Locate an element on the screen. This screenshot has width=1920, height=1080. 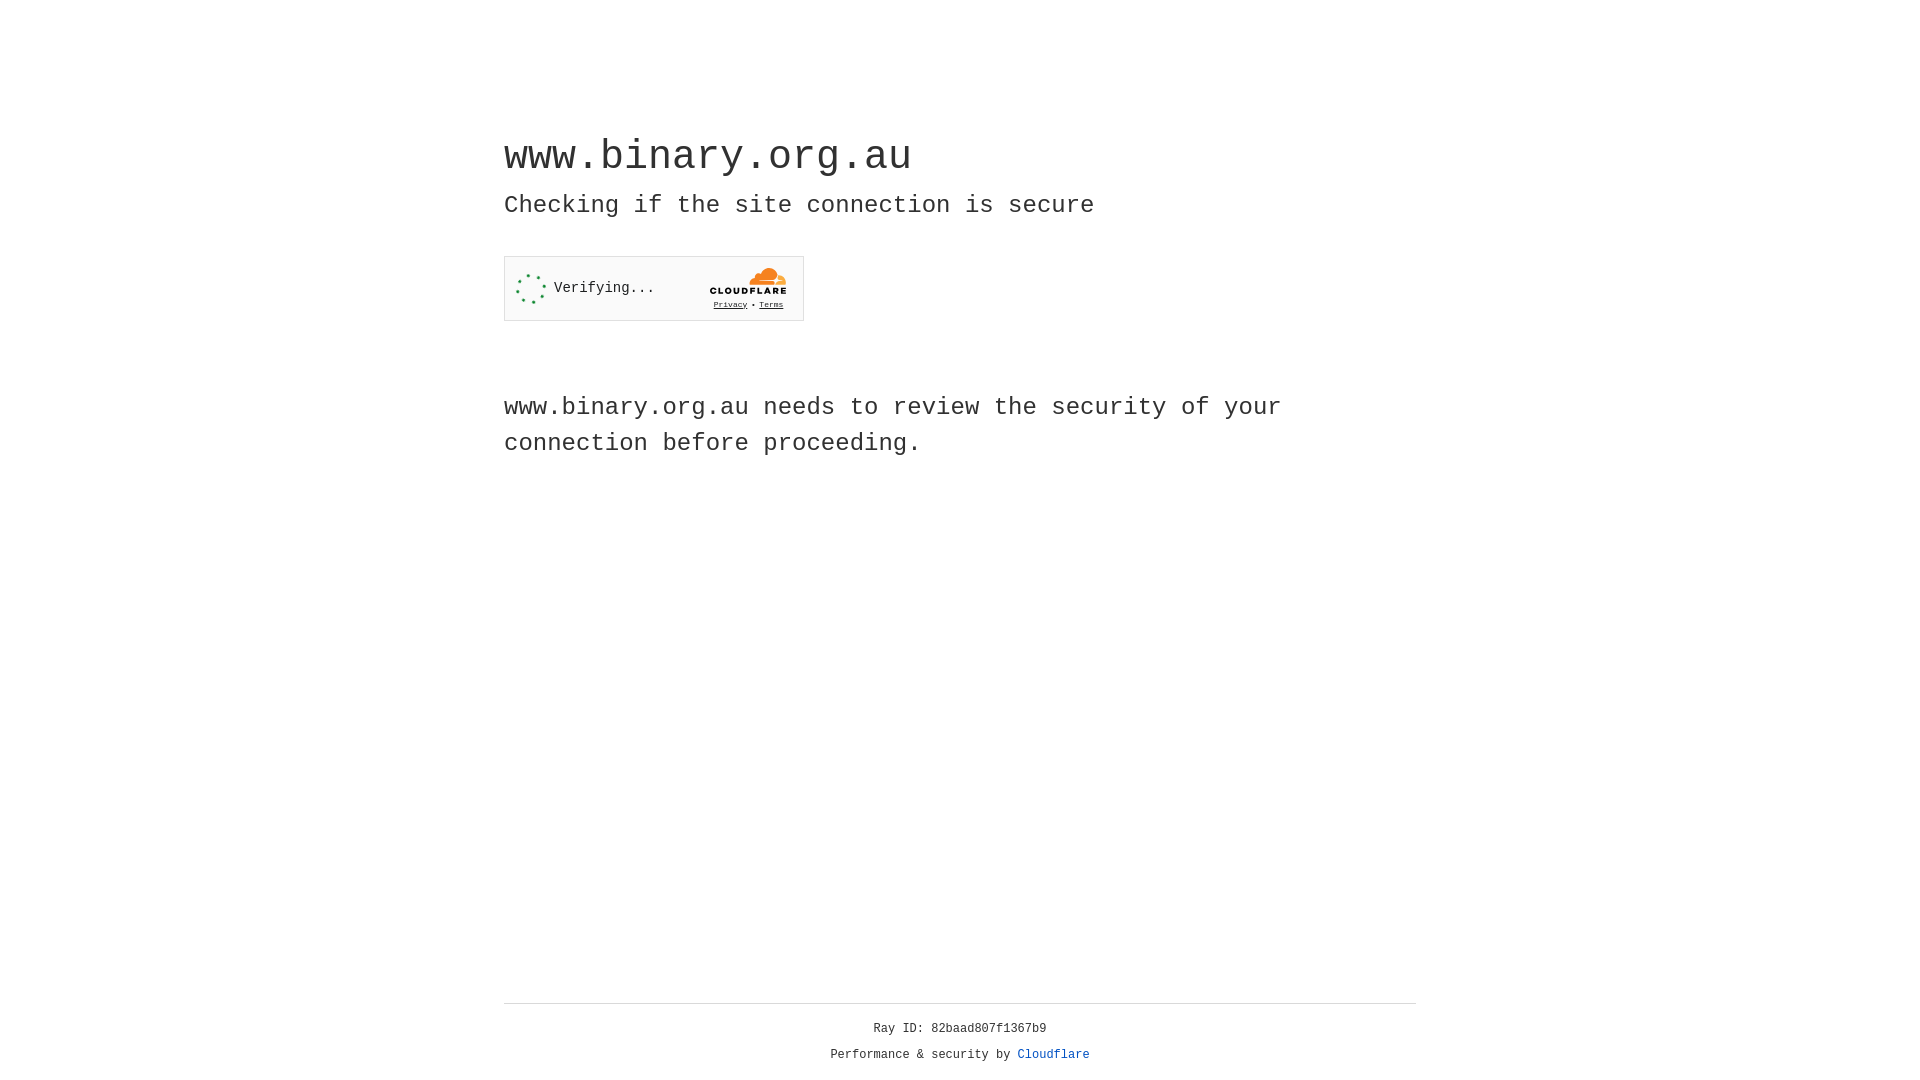
'Widget containing a Cloudflare security challenge' is located at coordinates (653, 288).